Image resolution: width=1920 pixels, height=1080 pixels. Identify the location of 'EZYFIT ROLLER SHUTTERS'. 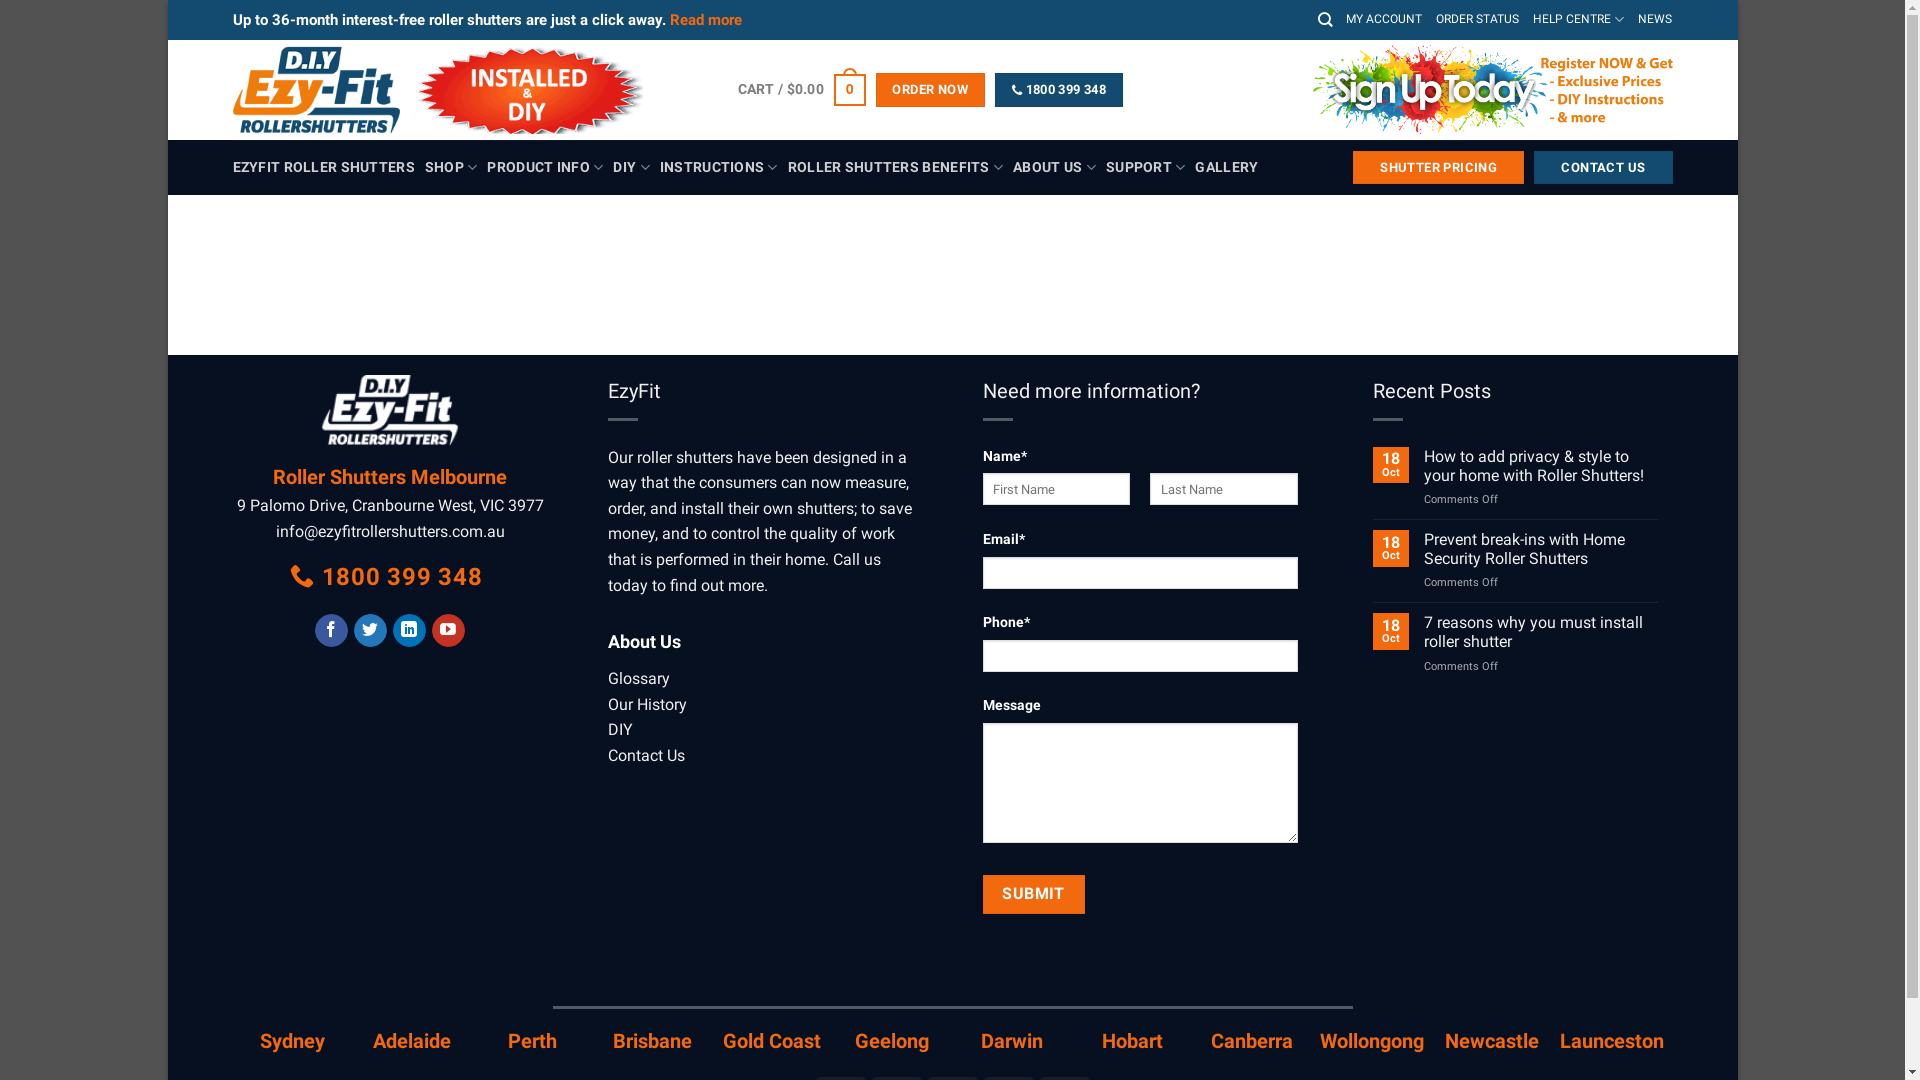
(322, 167).